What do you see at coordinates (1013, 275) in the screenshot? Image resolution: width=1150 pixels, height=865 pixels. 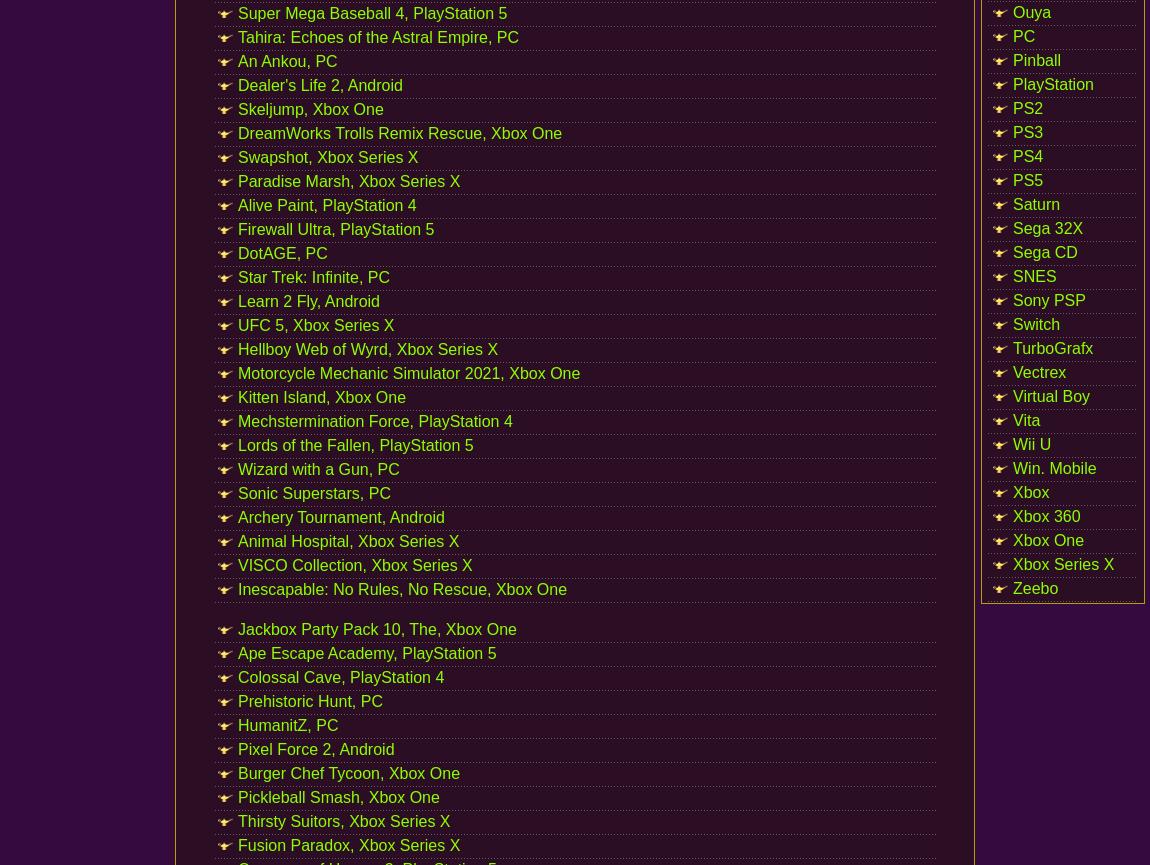 I see `'SNES'` at bounding box center [1013, 275].